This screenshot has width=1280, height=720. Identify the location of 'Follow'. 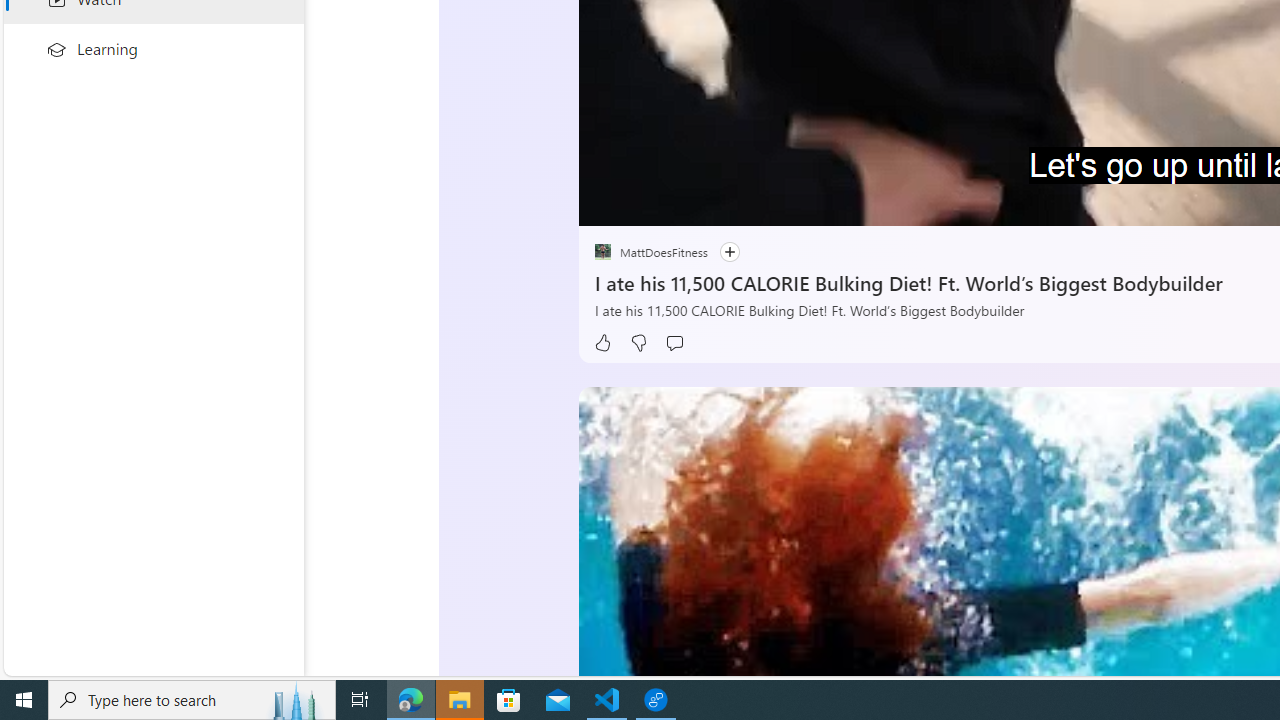
(728, 251).